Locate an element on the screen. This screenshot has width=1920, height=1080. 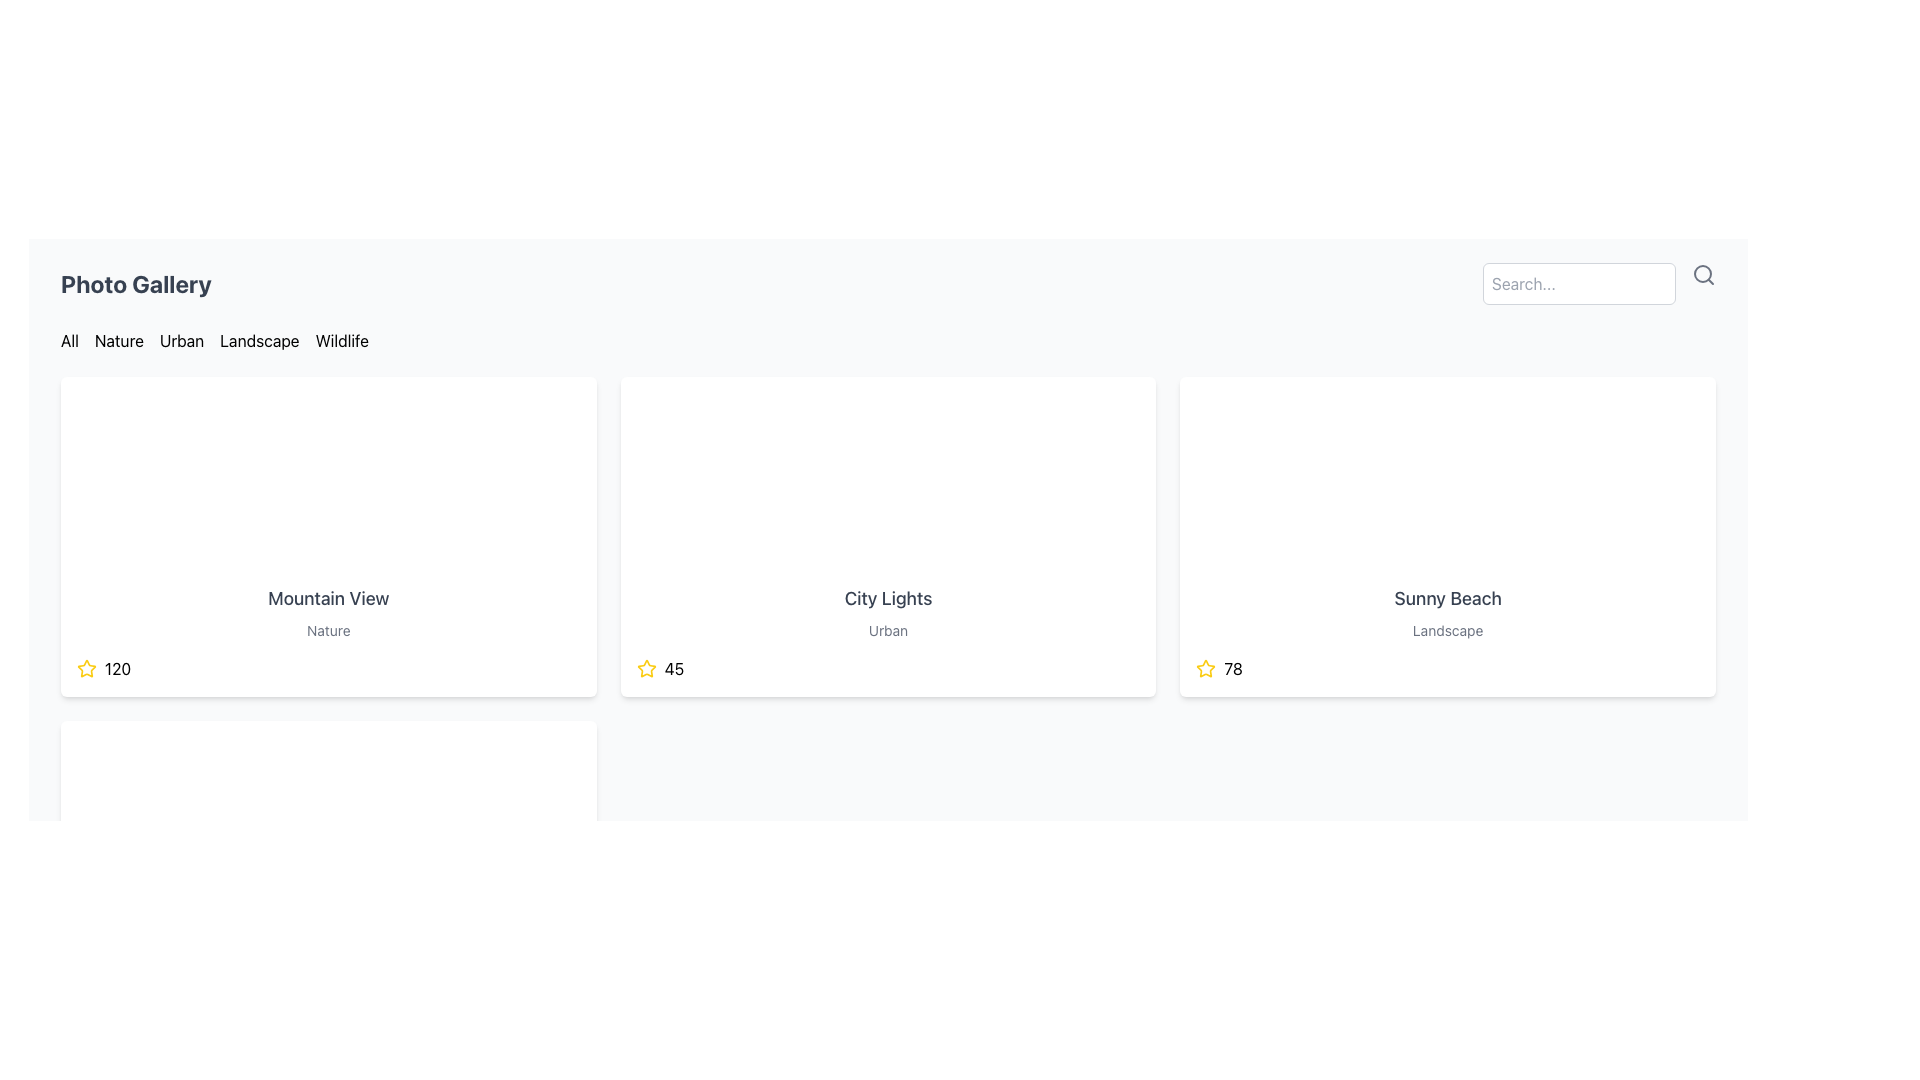
the 'Landscape' label is located at coordinates (258, 339).